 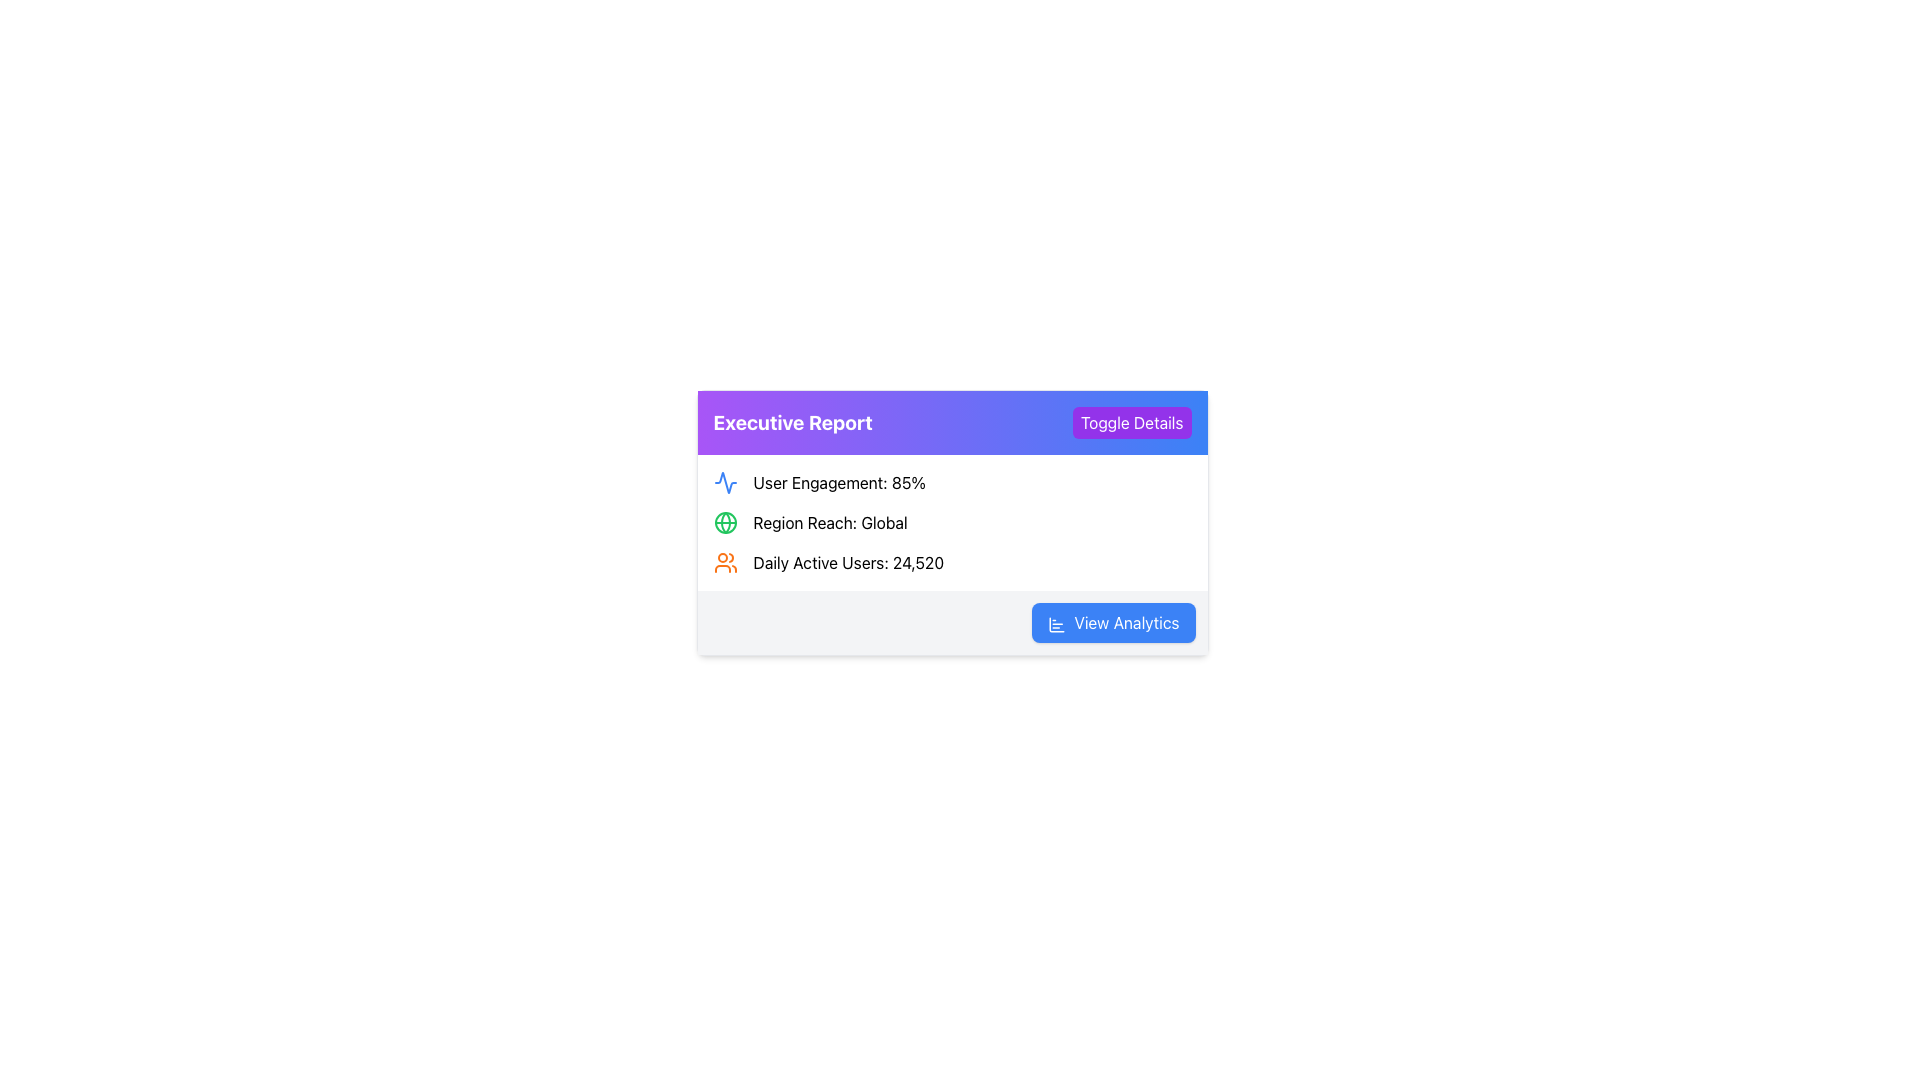 What do you see at coordinates (724, 522) in the screenshot?
I see `the icon representing 'global reach' that precedes the text 'Region Reach: Global' in the 'Executive Report' section` at bounding box center [724, 522].